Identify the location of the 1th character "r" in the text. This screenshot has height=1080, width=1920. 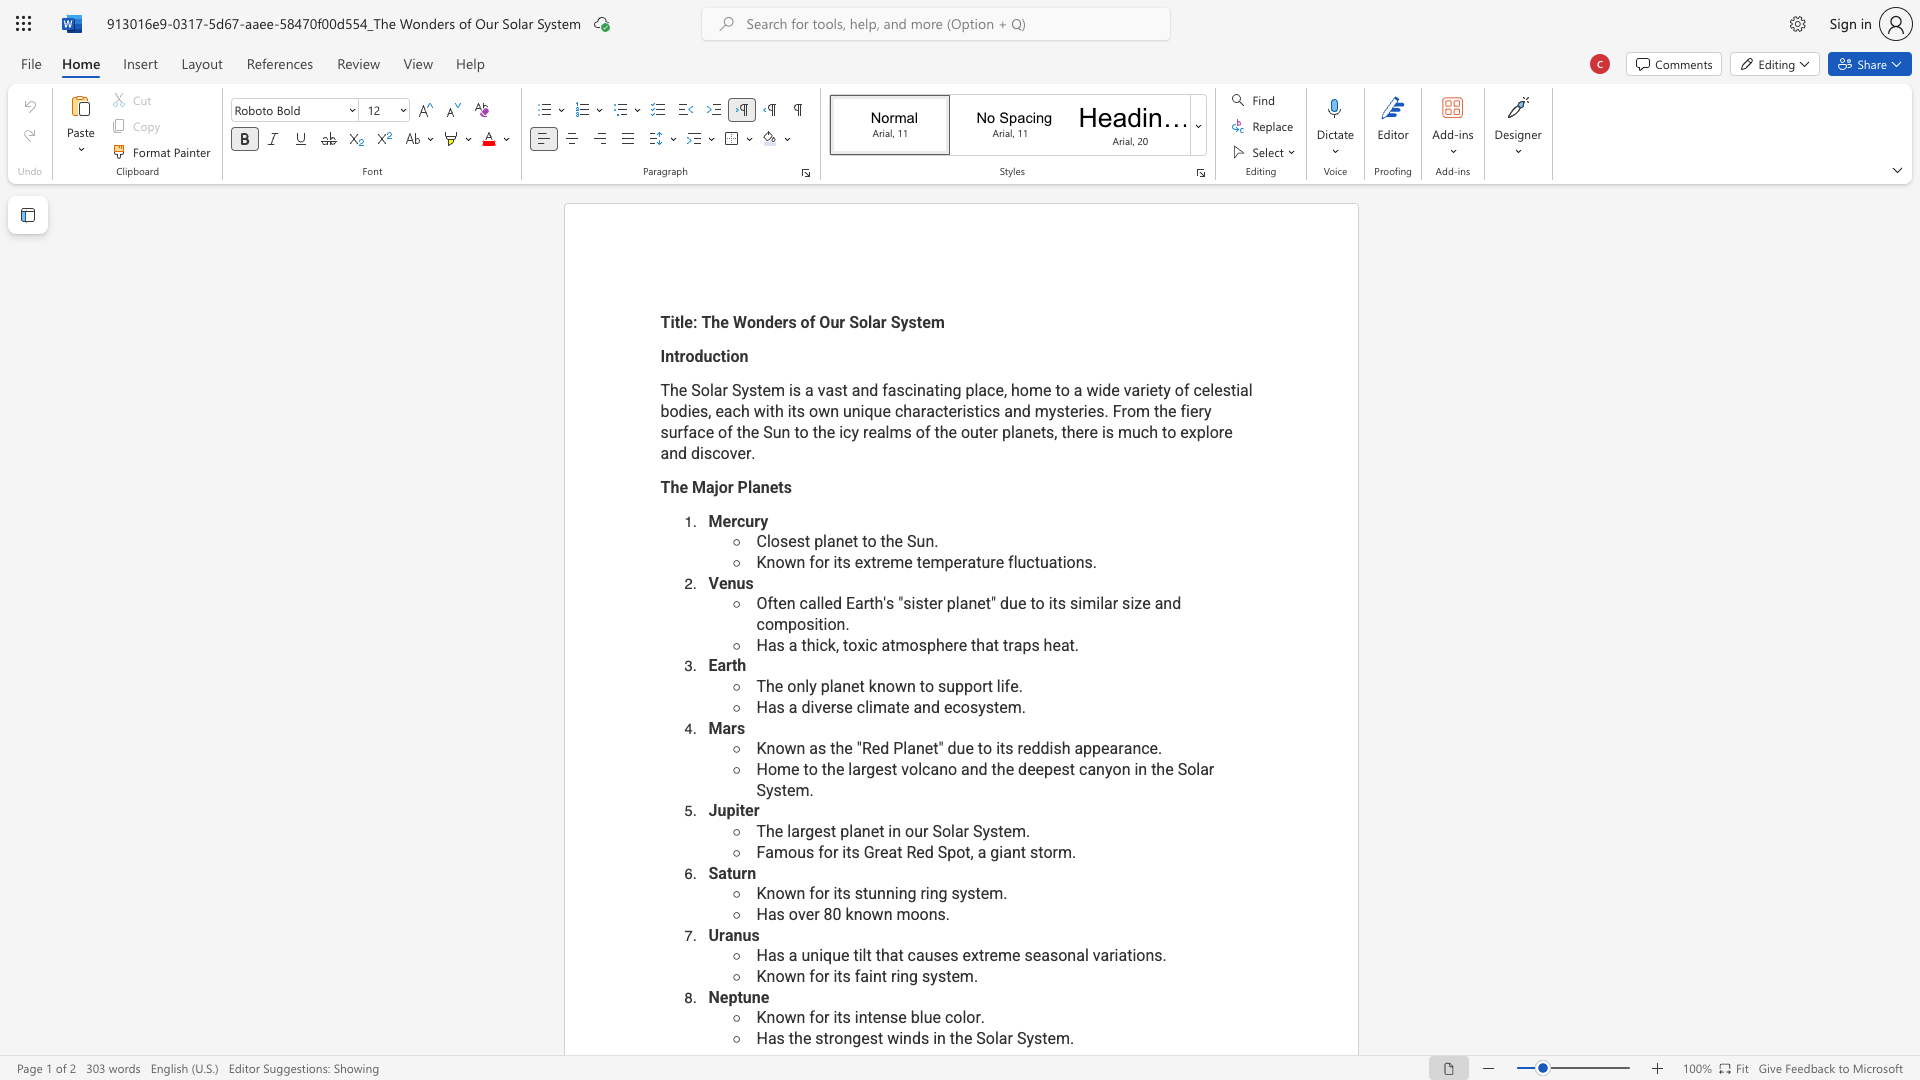
(682, 355).